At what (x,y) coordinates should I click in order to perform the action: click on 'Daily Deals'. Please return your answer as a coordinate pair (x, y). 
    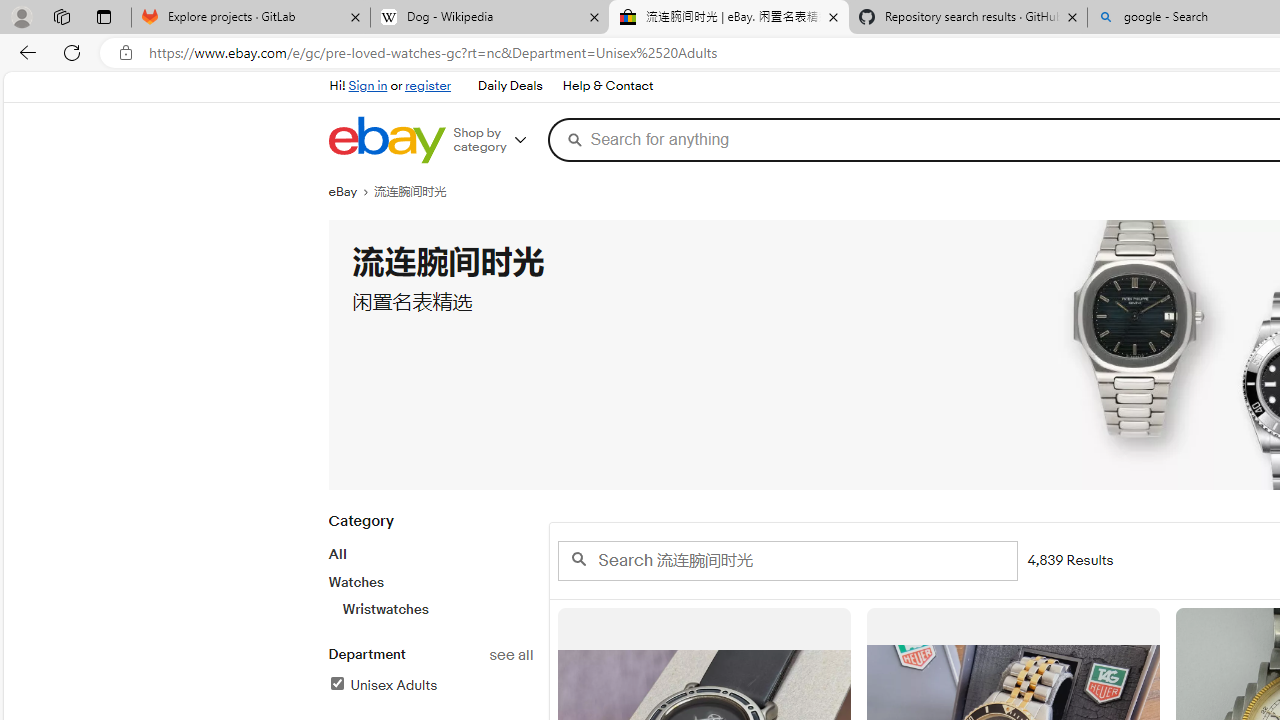
    Looking at the image, I should click on (509, 85).